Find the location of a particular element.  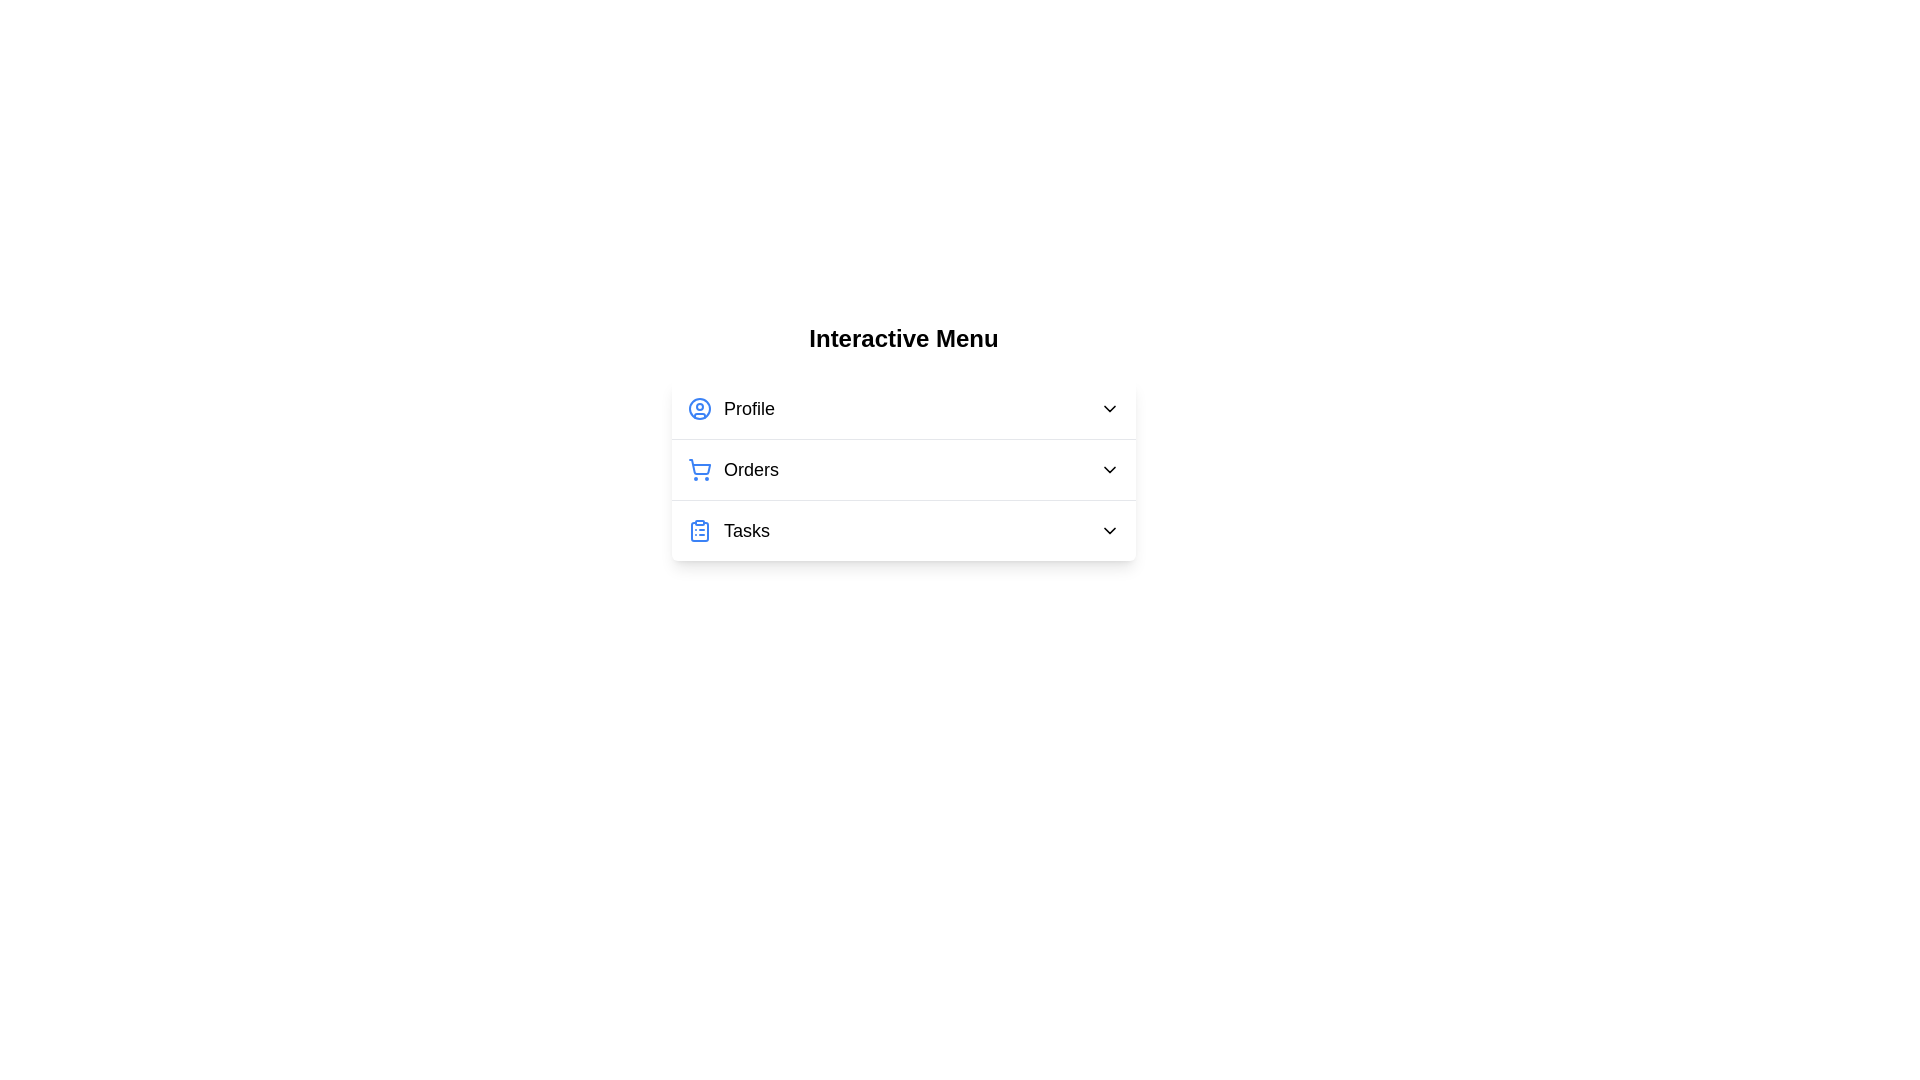

the first button-like menu item in the 'Interactive Menu' to bring focus to the user's profile section is located at coordinates (730, 407).